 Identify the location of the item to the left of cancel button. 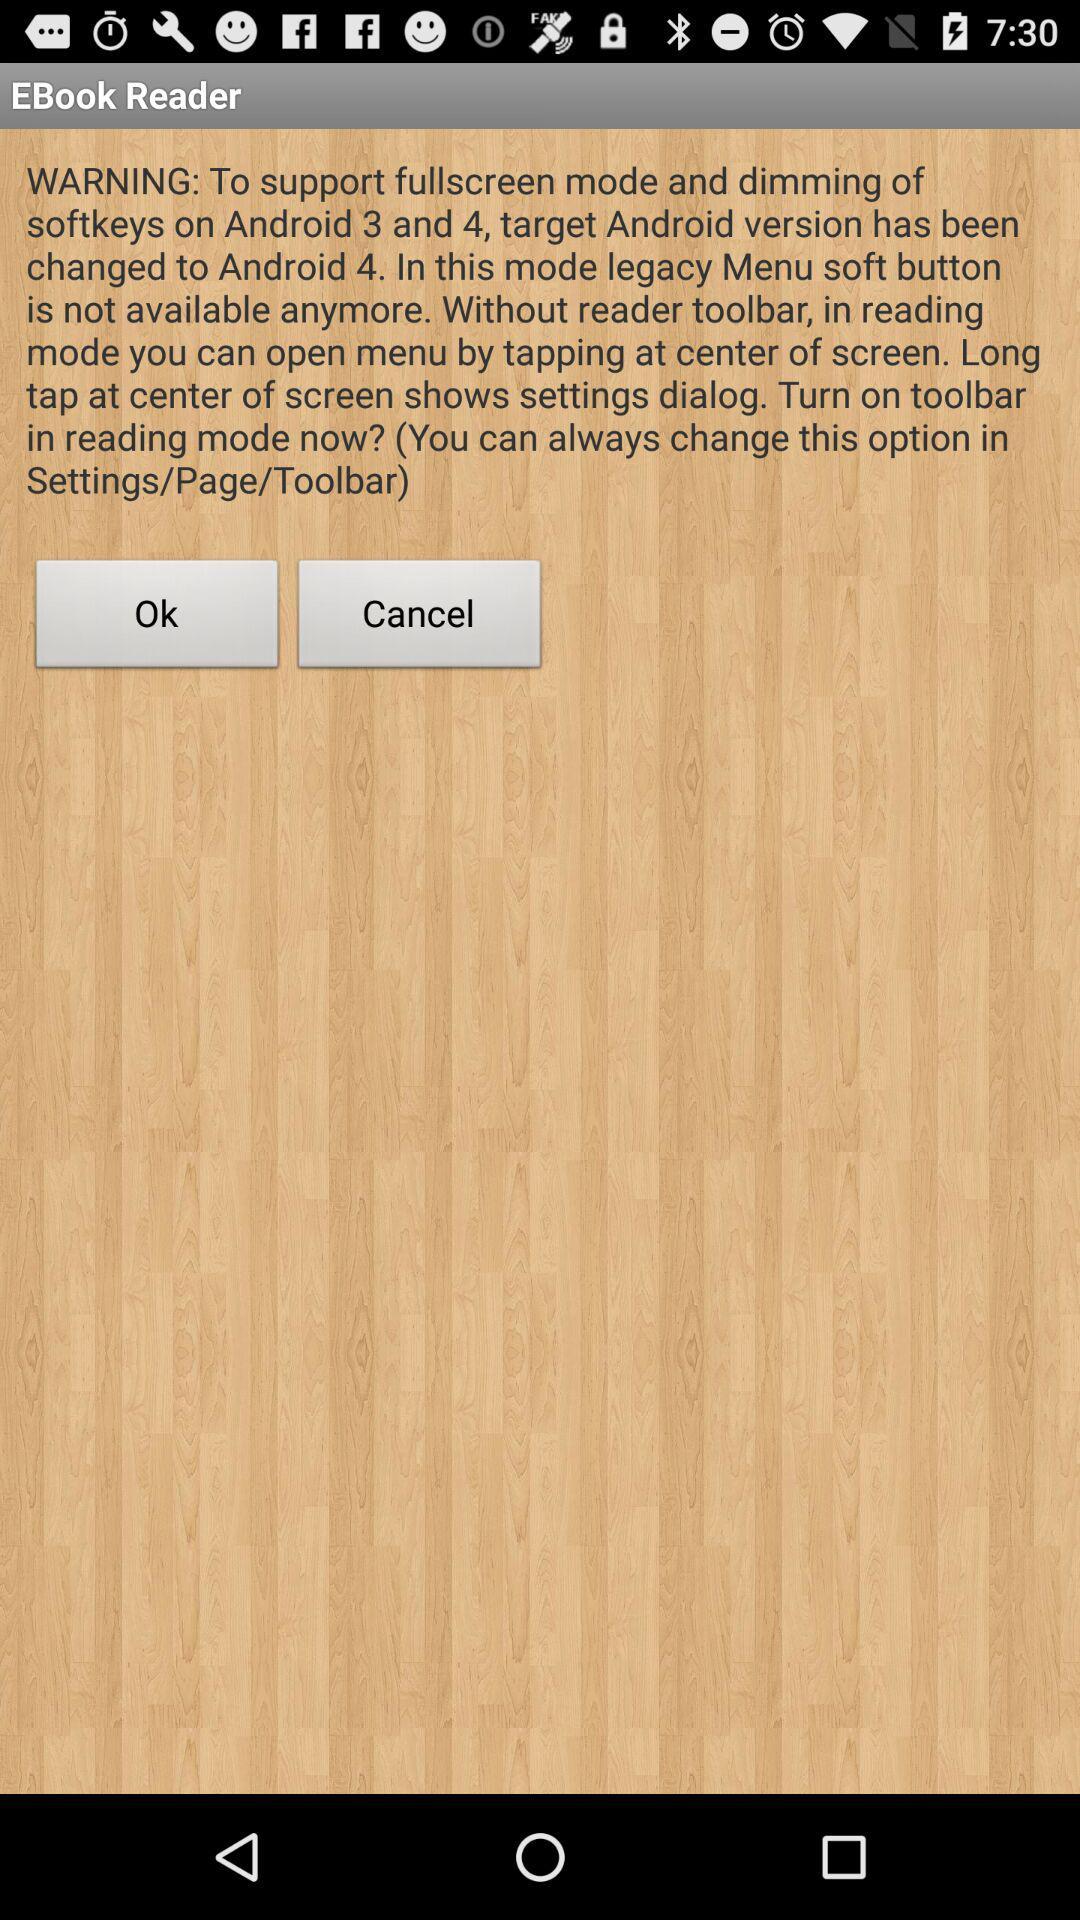
(156, 618).